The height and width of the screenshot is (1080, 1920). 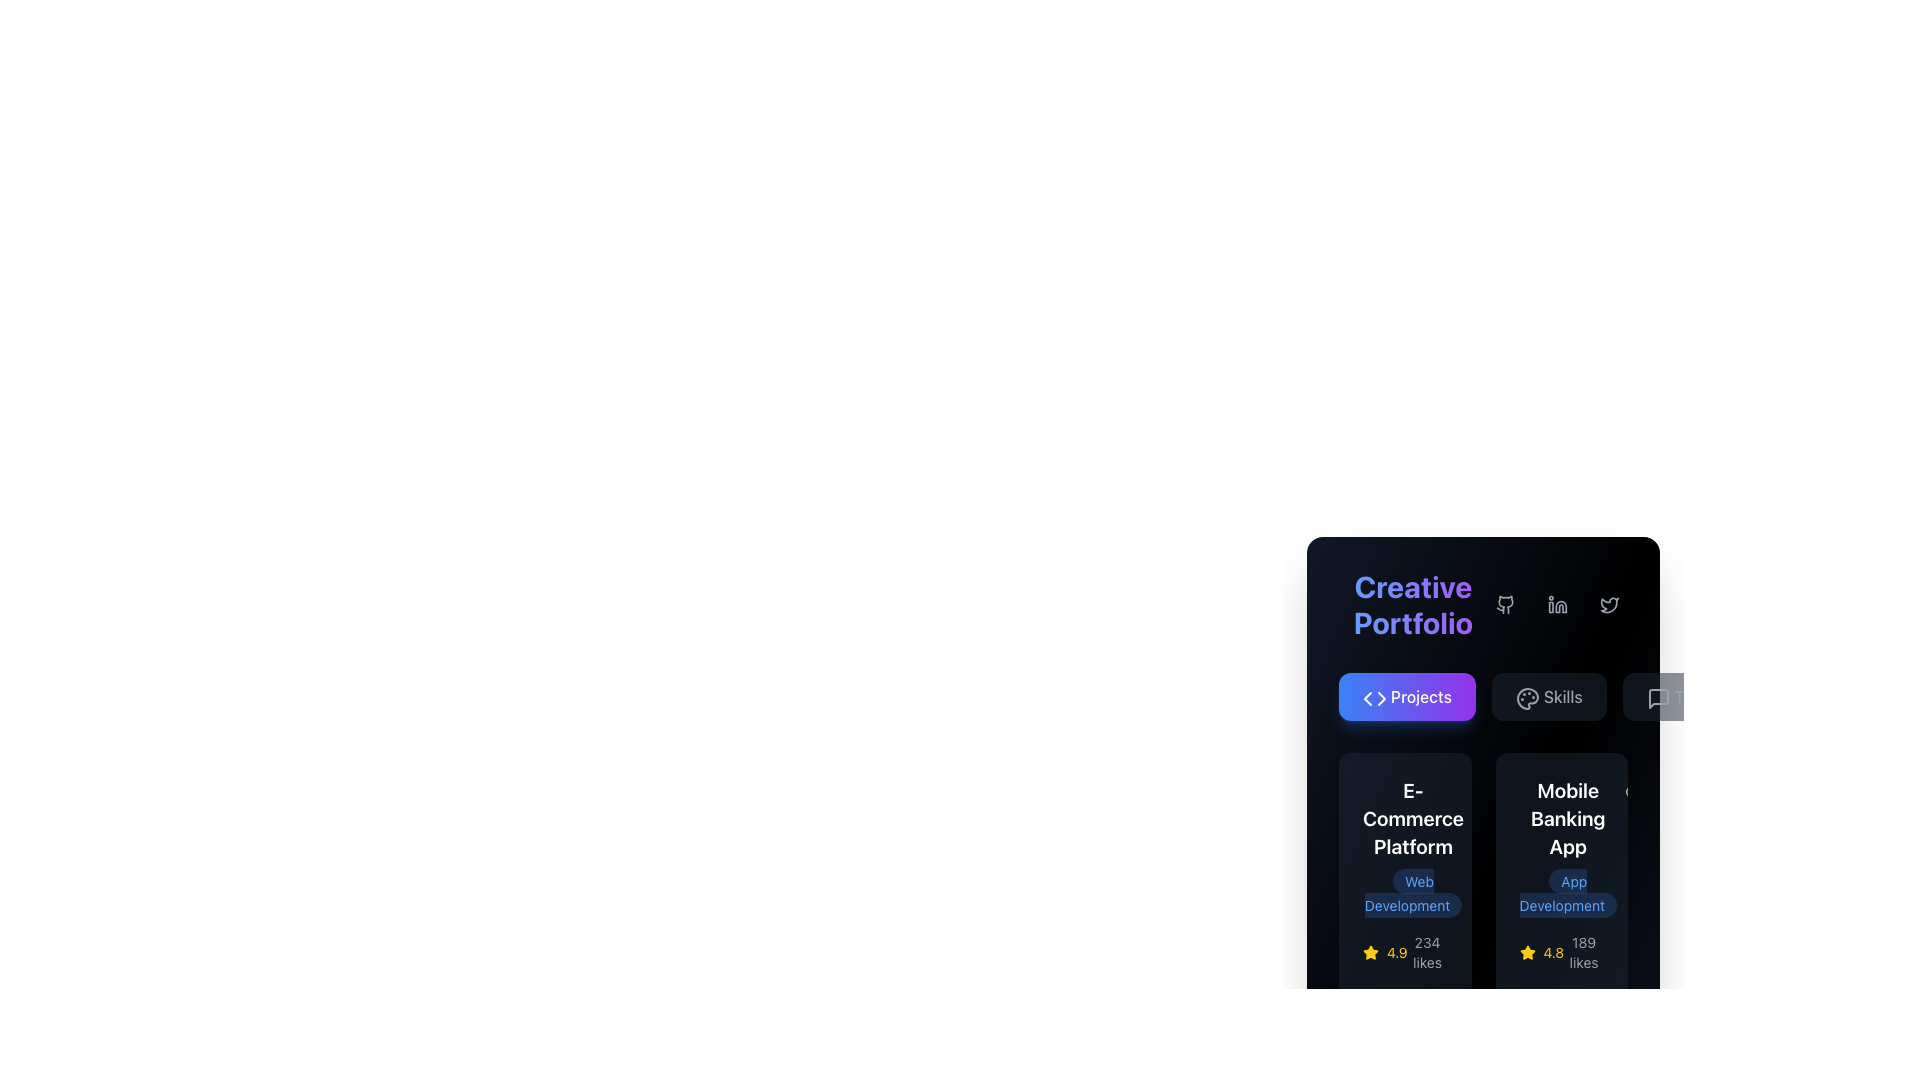 What do you see at coordinates (1560, 951) in the screenshot?
I see `rating and like count displayed by the star icon and text in the rating display of the 'Mobile Banking App' card, which is the second card in a horizontal list` at bounding box center [1560, 951].